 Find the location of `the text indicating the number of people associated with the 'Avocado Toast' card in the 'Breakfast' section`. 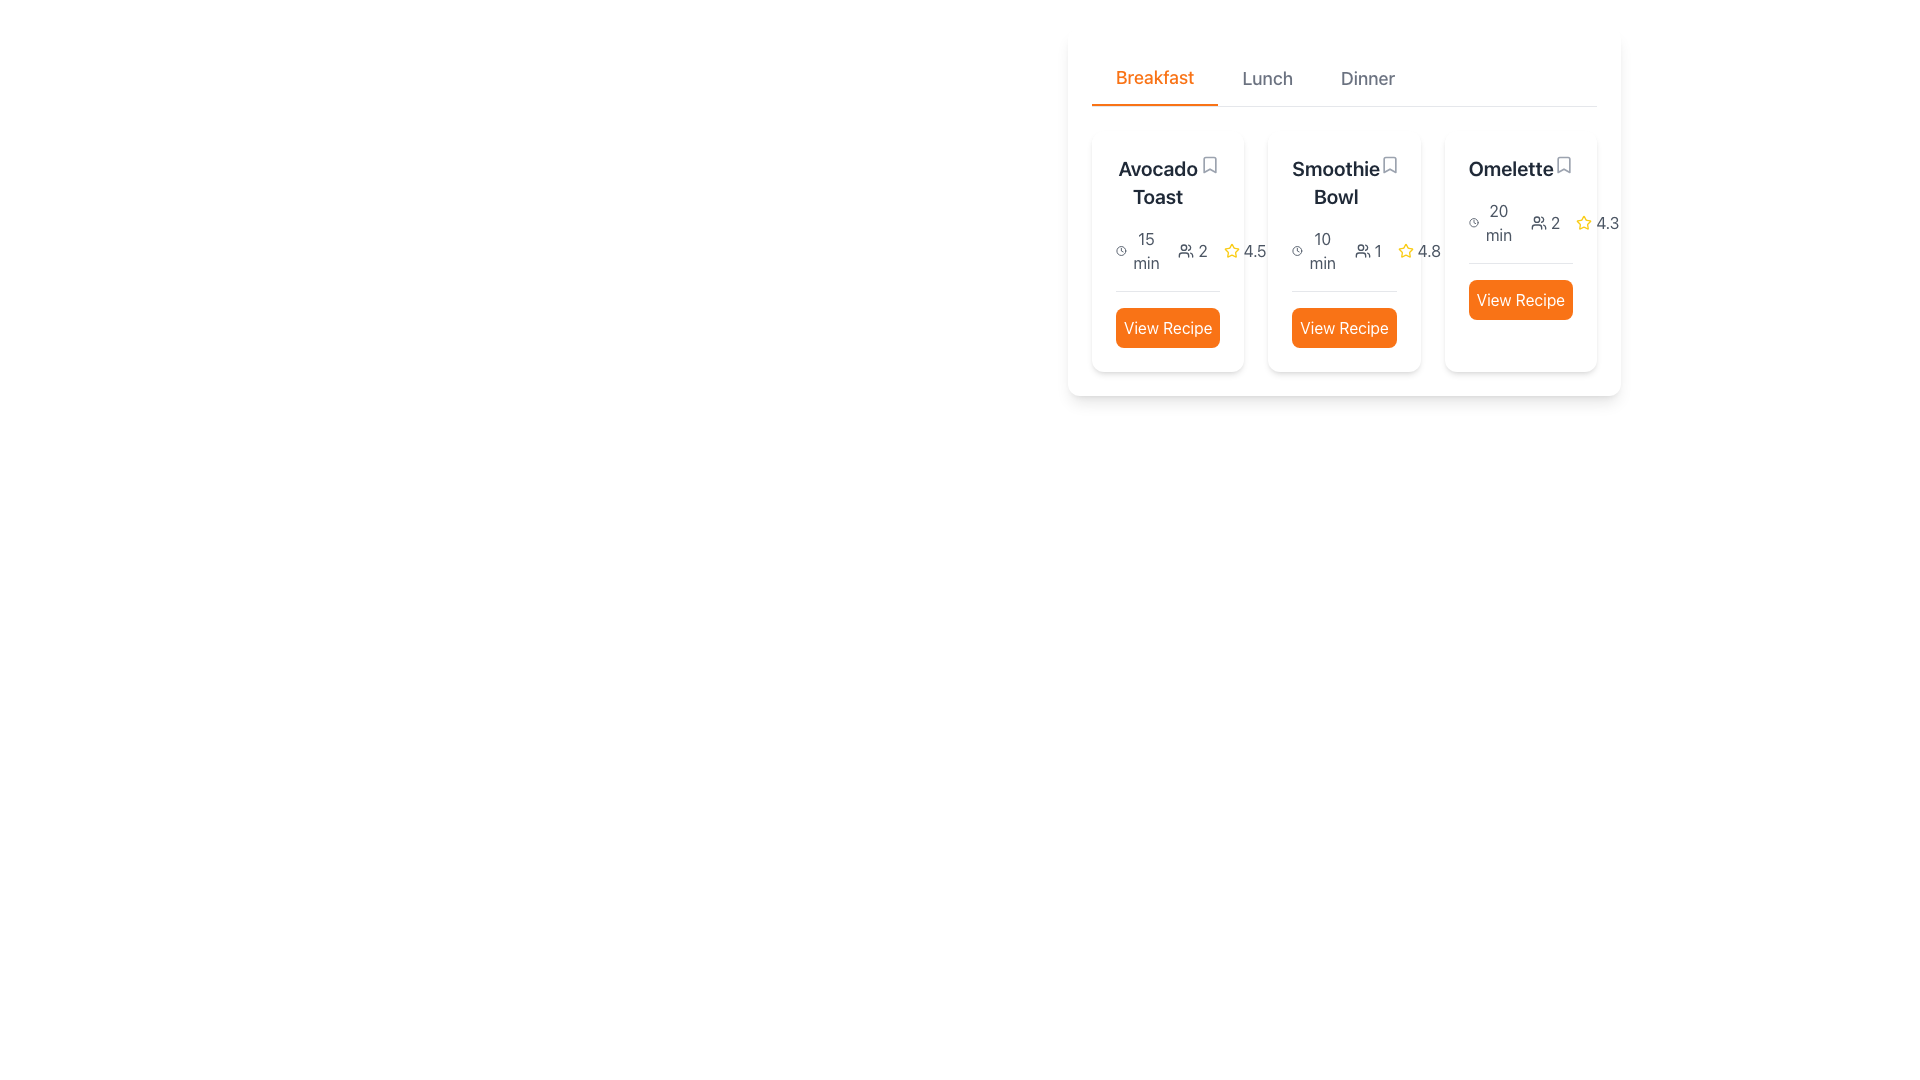

the text indicating the number of people associated with the 'Avocado Toast' card in the 'Breakfast' section is located at coordinates (1201, 249).